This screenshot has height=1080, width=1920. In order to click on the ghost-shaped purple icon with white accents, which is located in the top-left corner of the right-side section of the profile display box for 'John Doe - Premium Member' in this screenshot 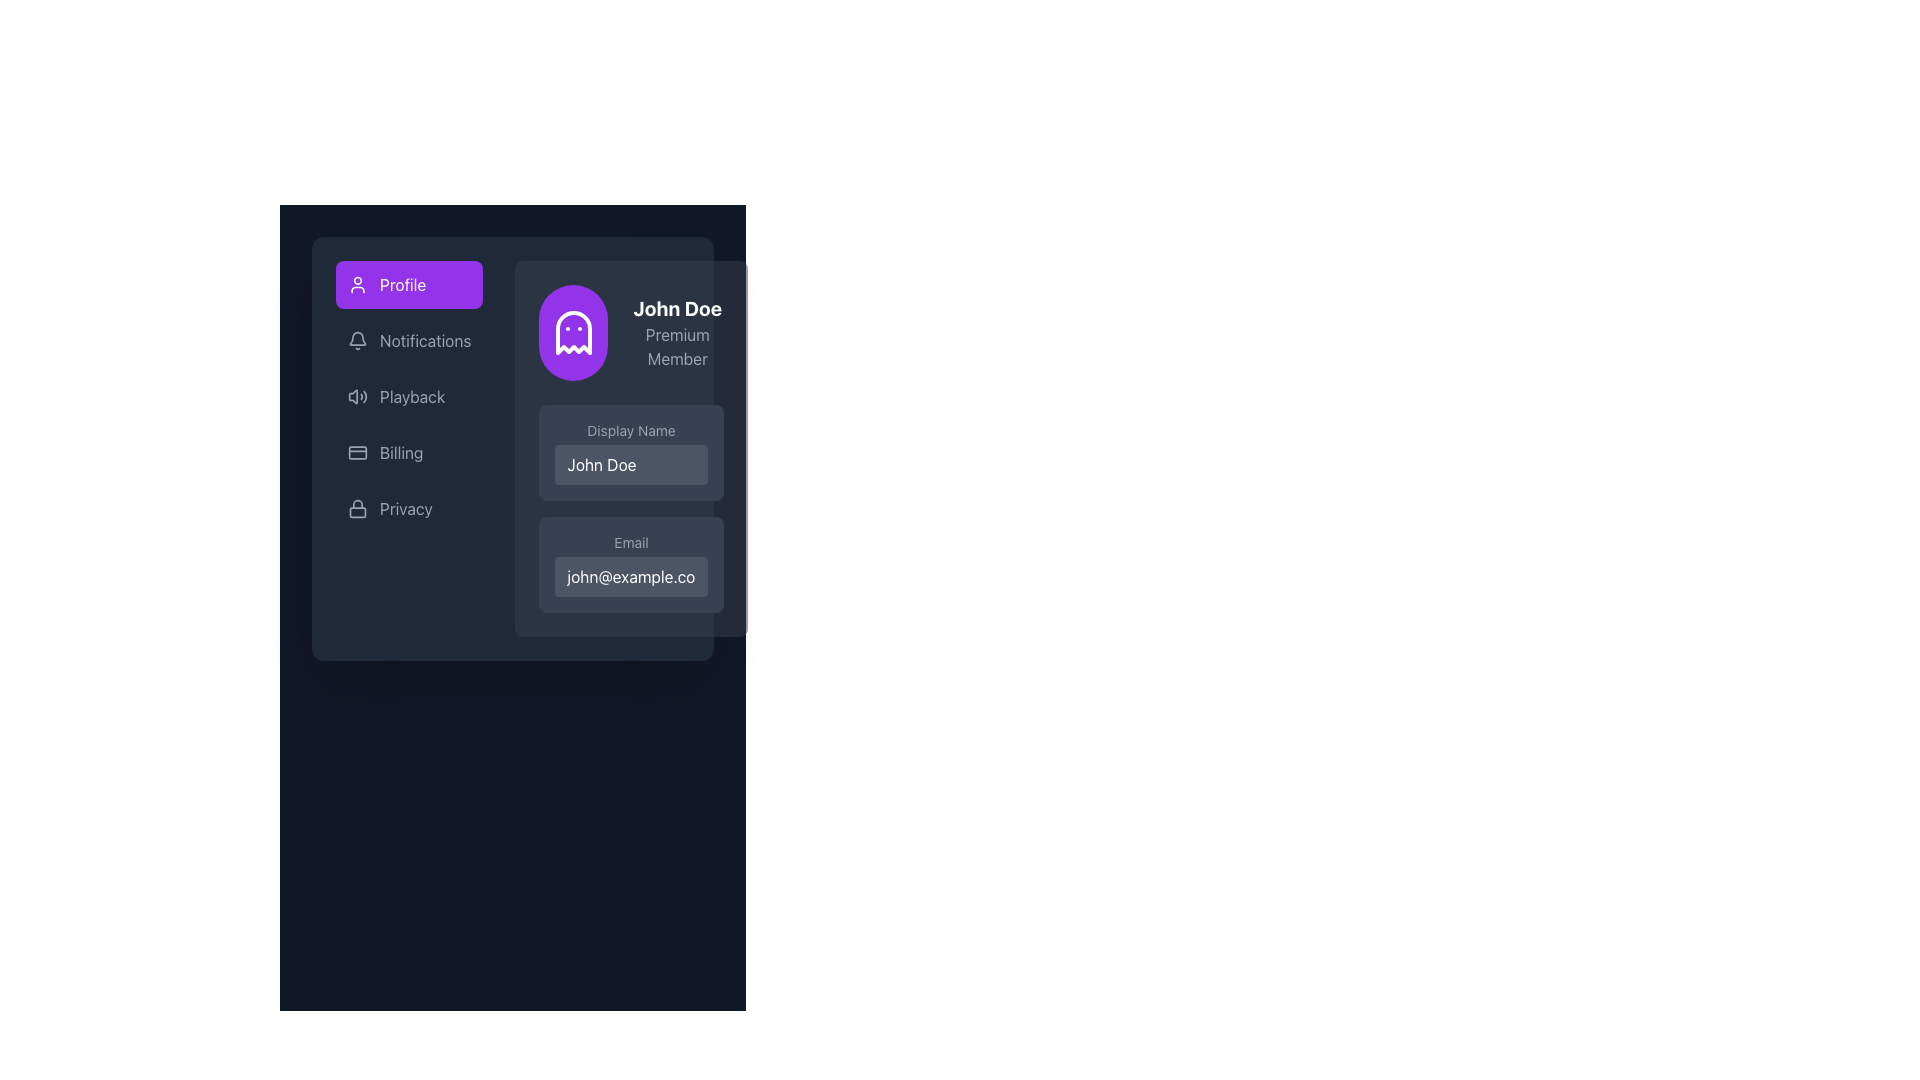, I will do `click(572, 331)`.